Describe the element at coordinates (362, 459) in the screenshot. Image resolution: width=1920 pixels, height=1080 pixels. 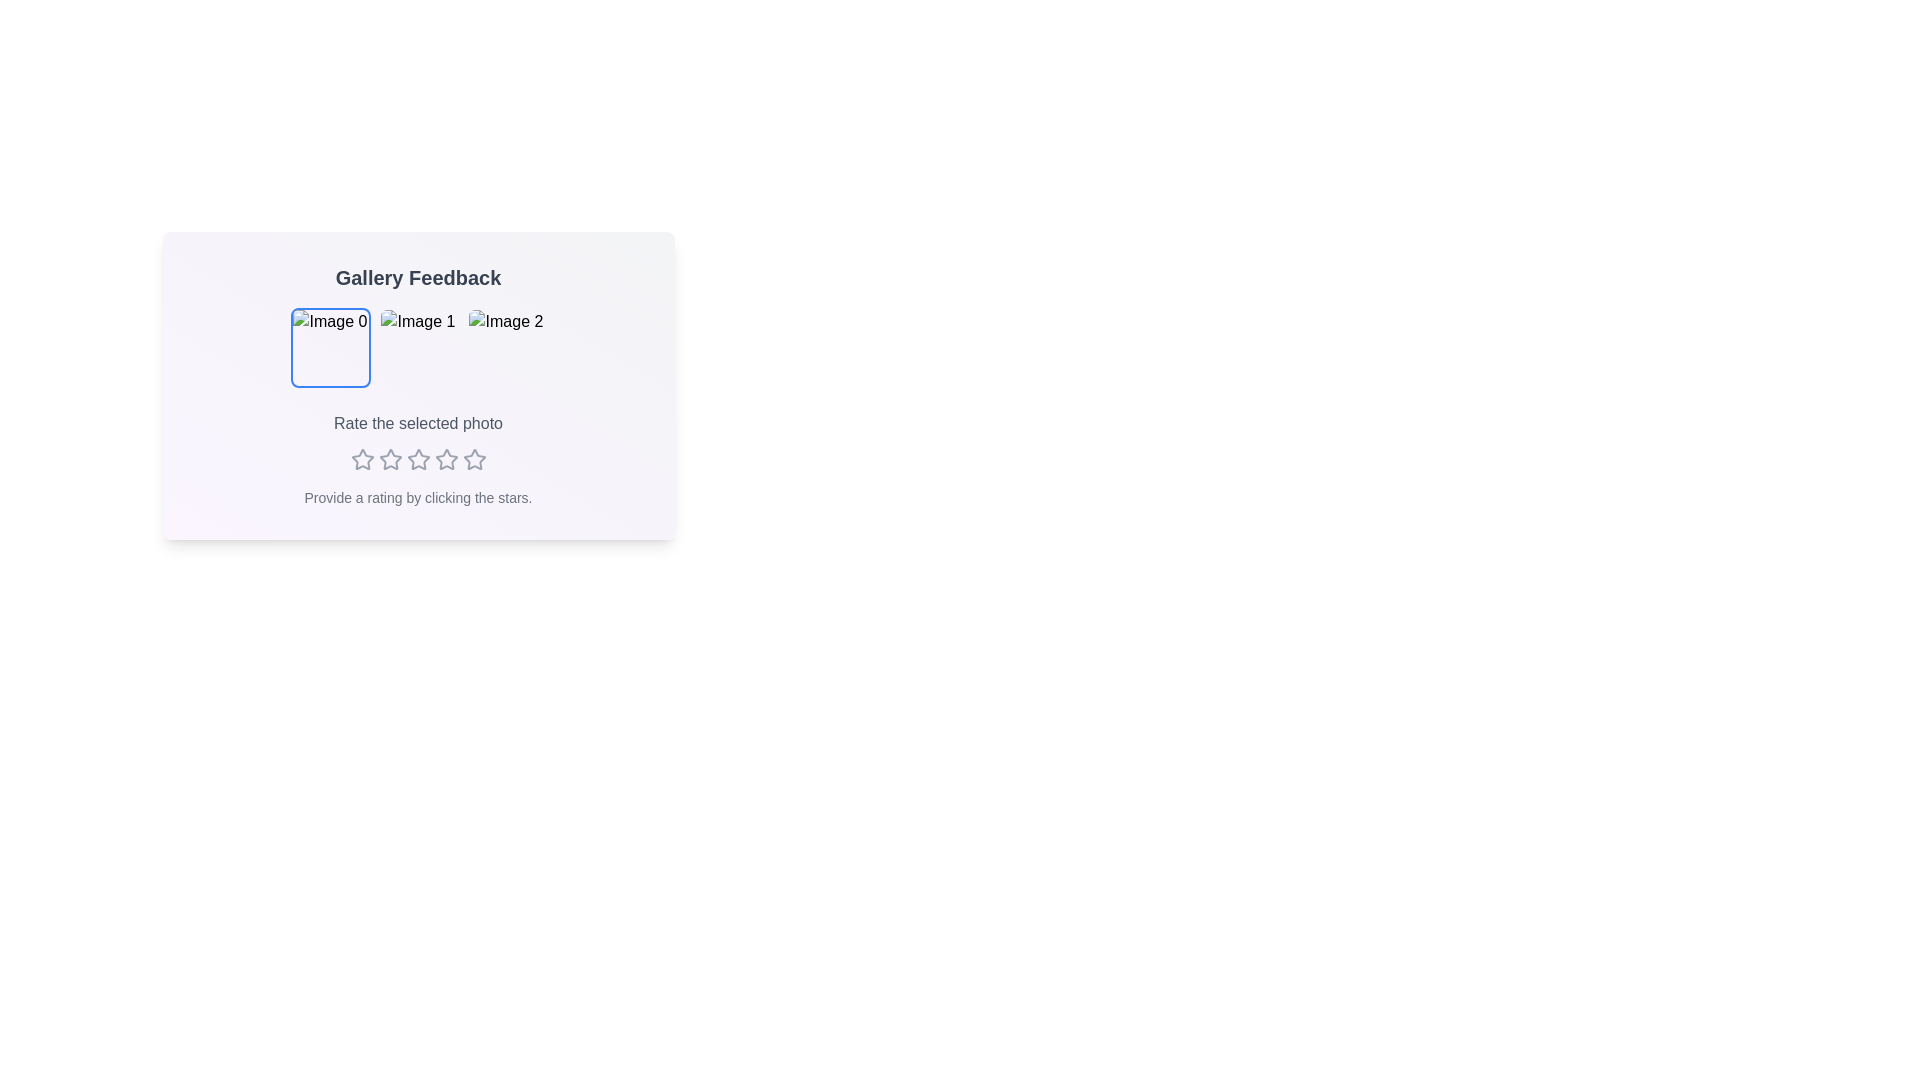
I see `the first interactive star for ratings using keyboard navigation` at that location.